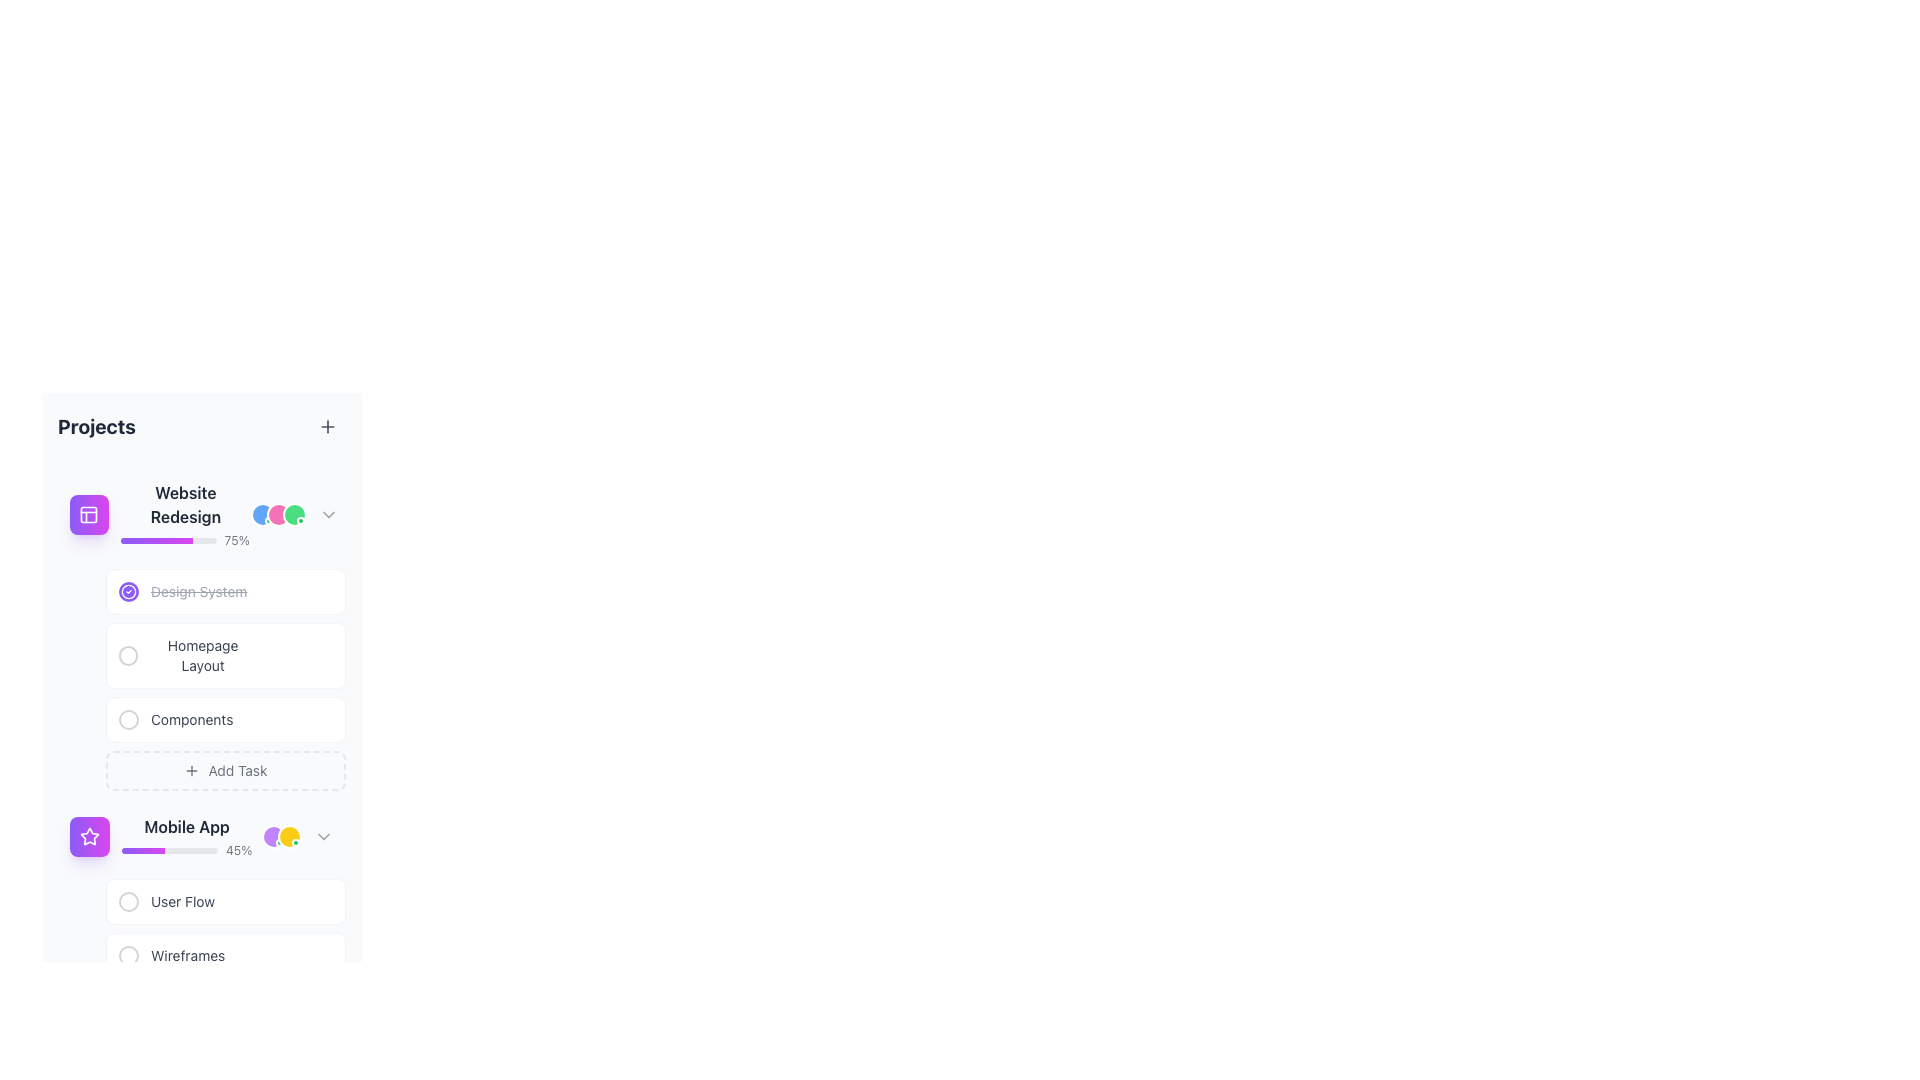 The height and width of the screenshot is (1080, 1920). I want to click on the circular radio-style selector next to the label 'Homepage Layout' to mark it as selected, so click(187, 655).